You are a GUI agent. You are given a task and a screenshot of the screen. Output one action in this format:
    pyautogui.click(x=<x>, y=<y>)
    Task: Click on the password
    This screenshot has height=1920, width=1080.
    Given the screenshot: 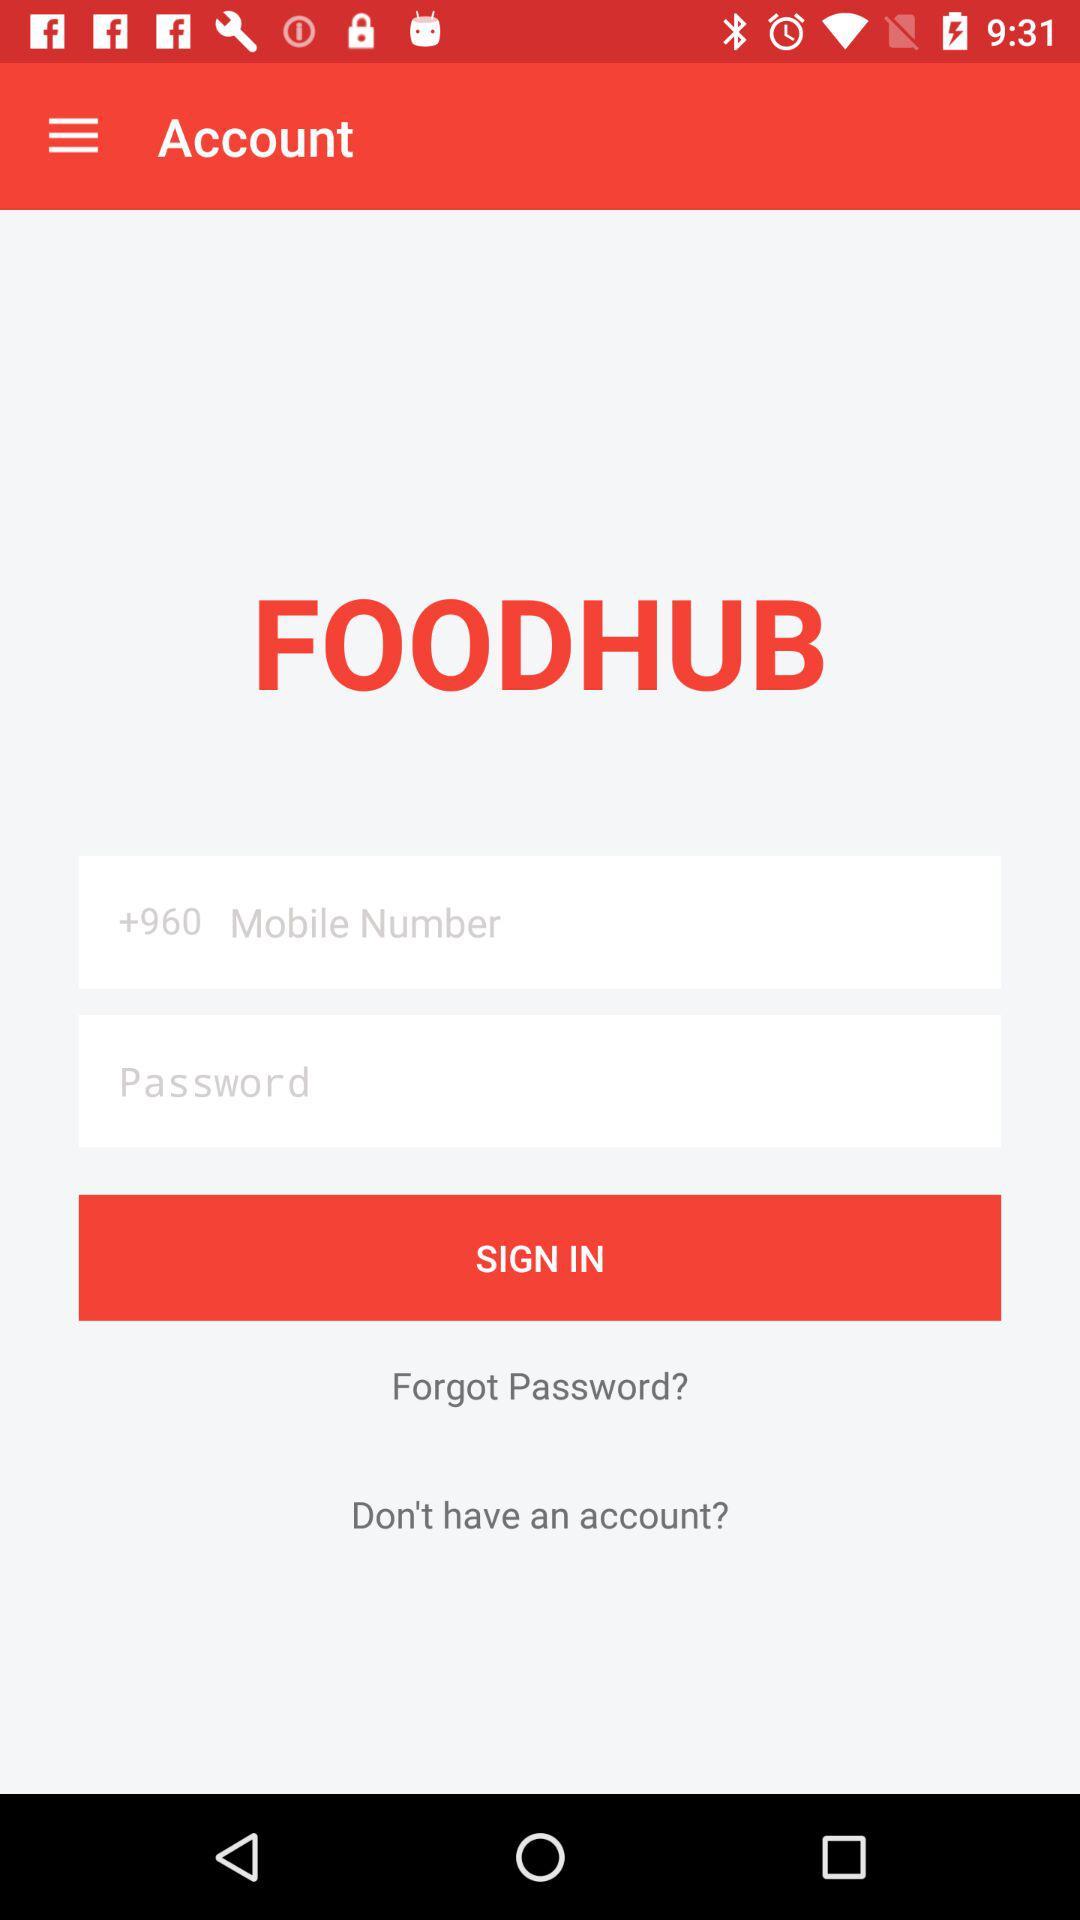 What is the action you would take?
    pyautogui.click(x=540, y=1080)
    